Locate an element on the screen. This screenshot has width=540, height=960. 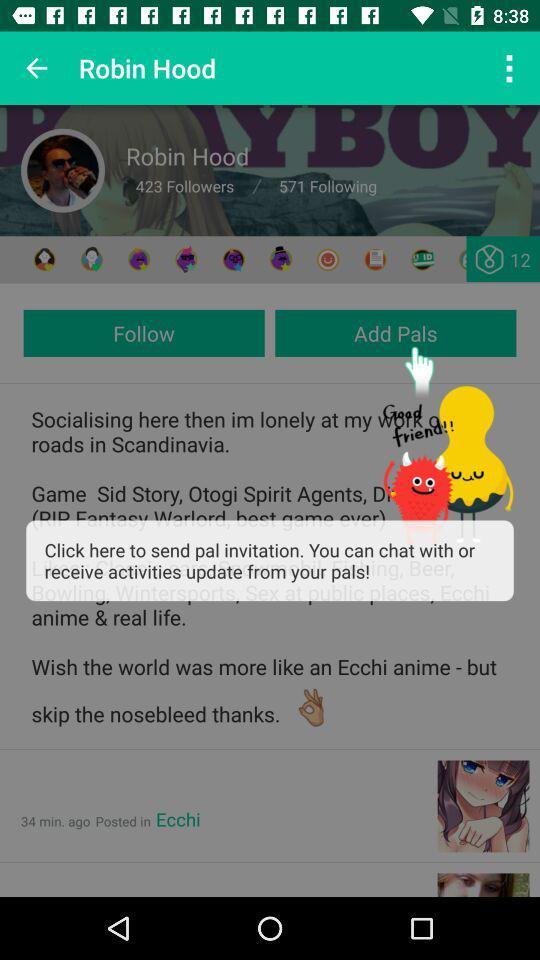
send friend request is located at coordinates (279, 258).